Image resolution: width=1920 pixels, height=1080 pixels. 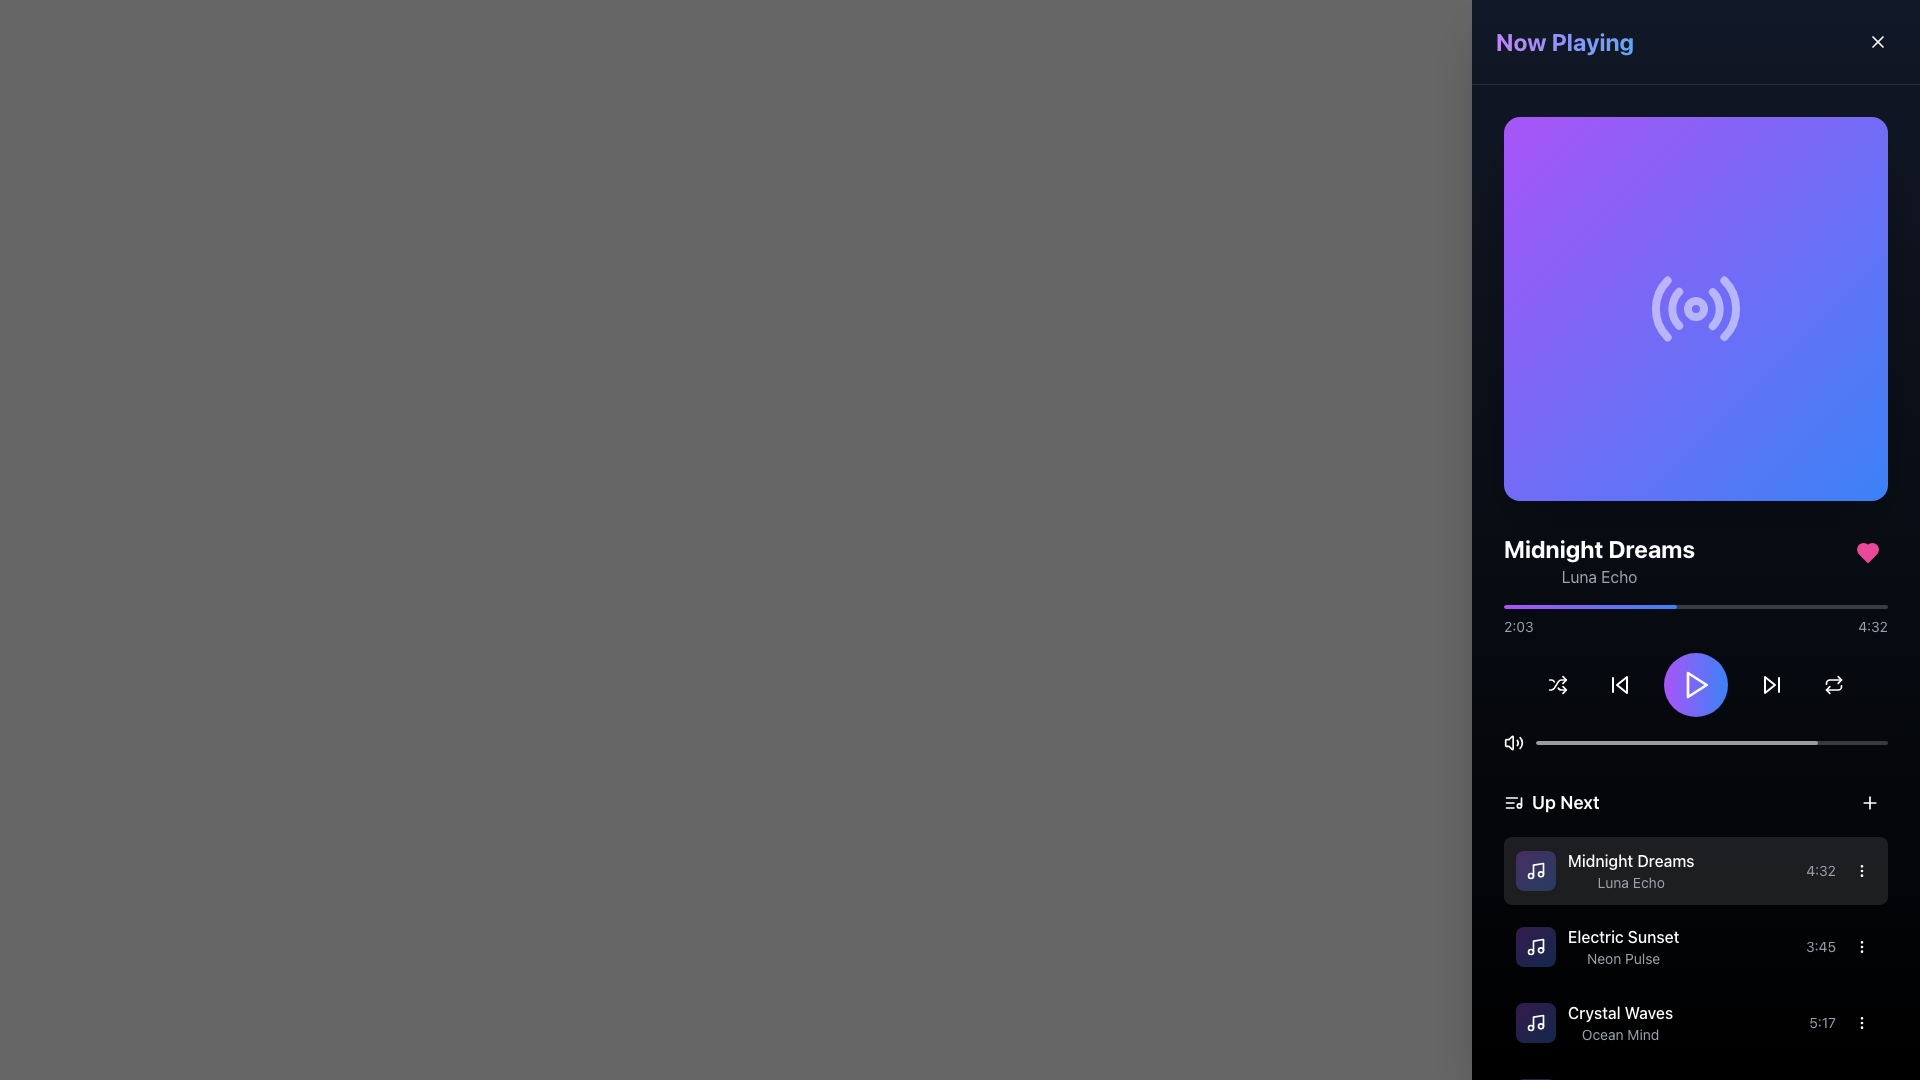 I want to click on the progress bar indicating the playback progress of the currently playing media track, located above the time indicators and below the song title 'Midnight Dreams', so click(x=1694, y=605).